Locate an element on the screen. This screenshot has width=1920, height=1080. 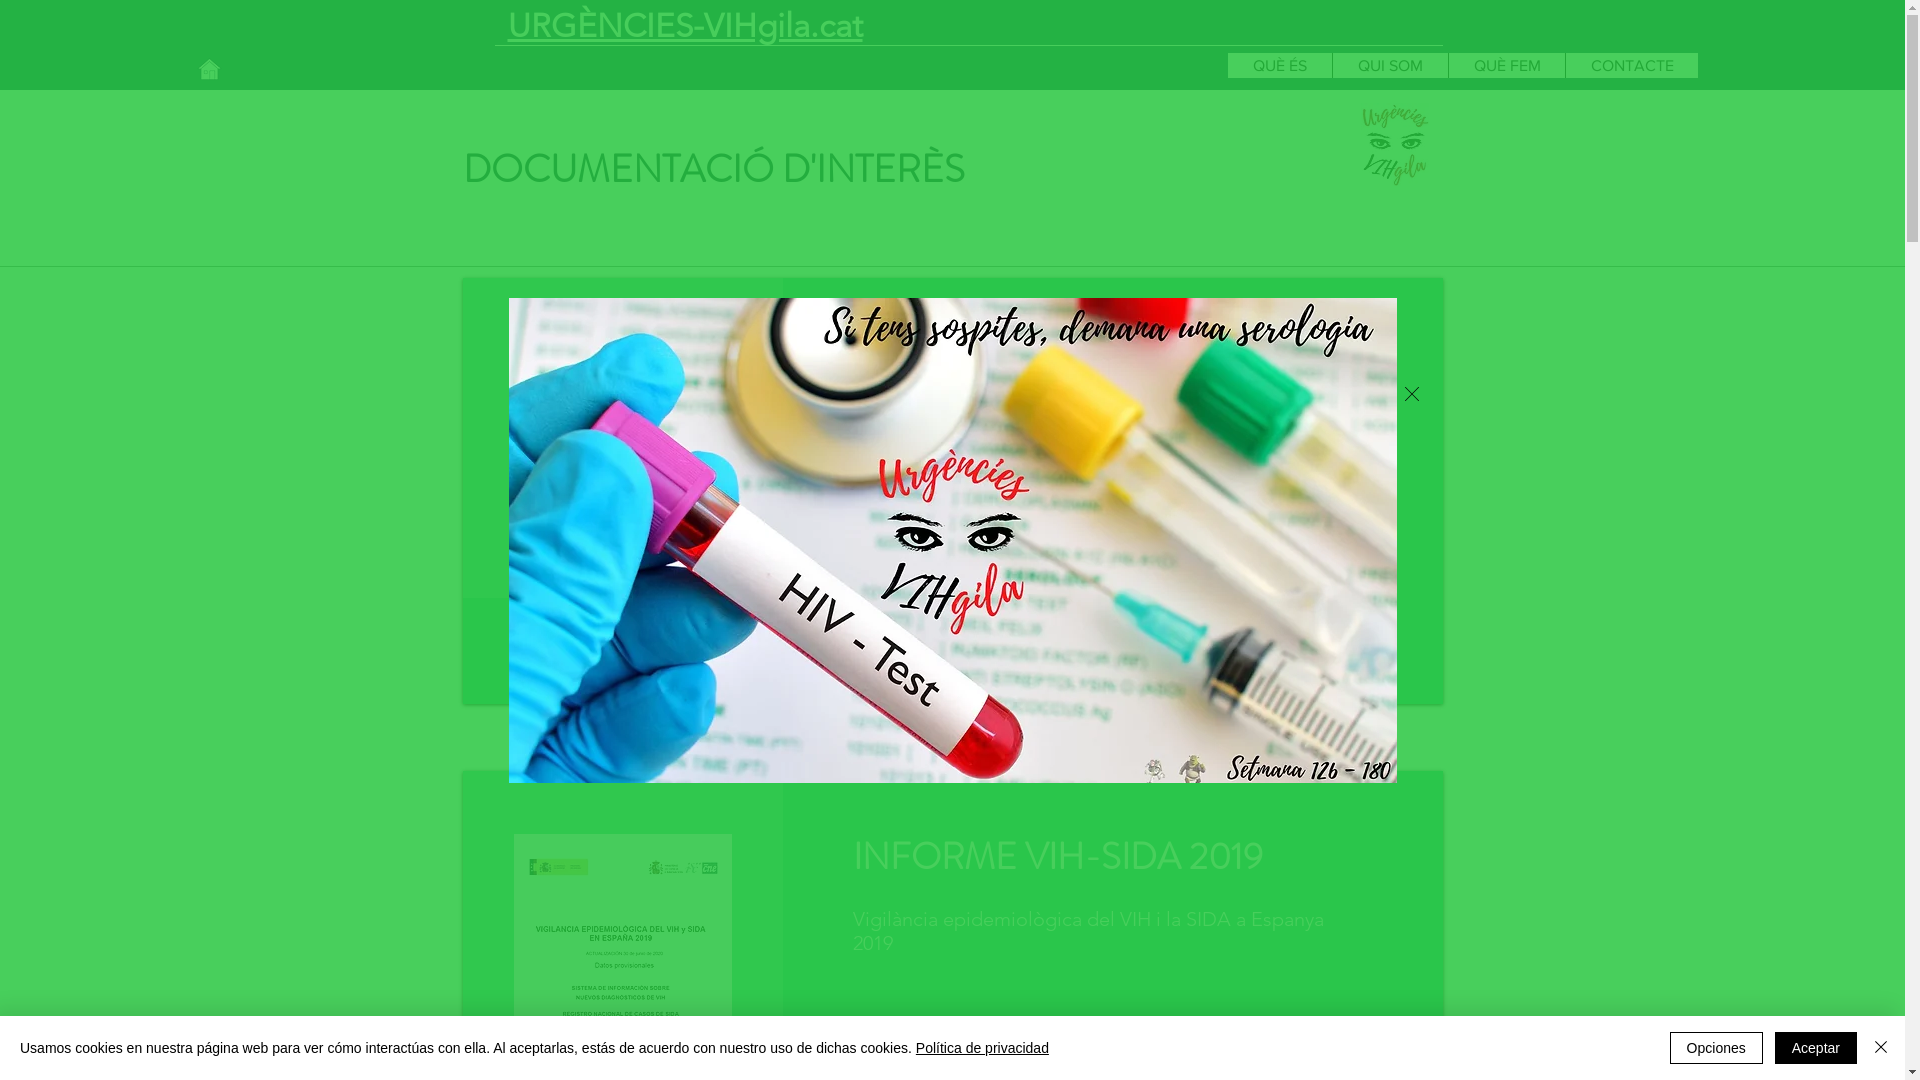
'Opciones' is located at coordinates (1715, 1047).